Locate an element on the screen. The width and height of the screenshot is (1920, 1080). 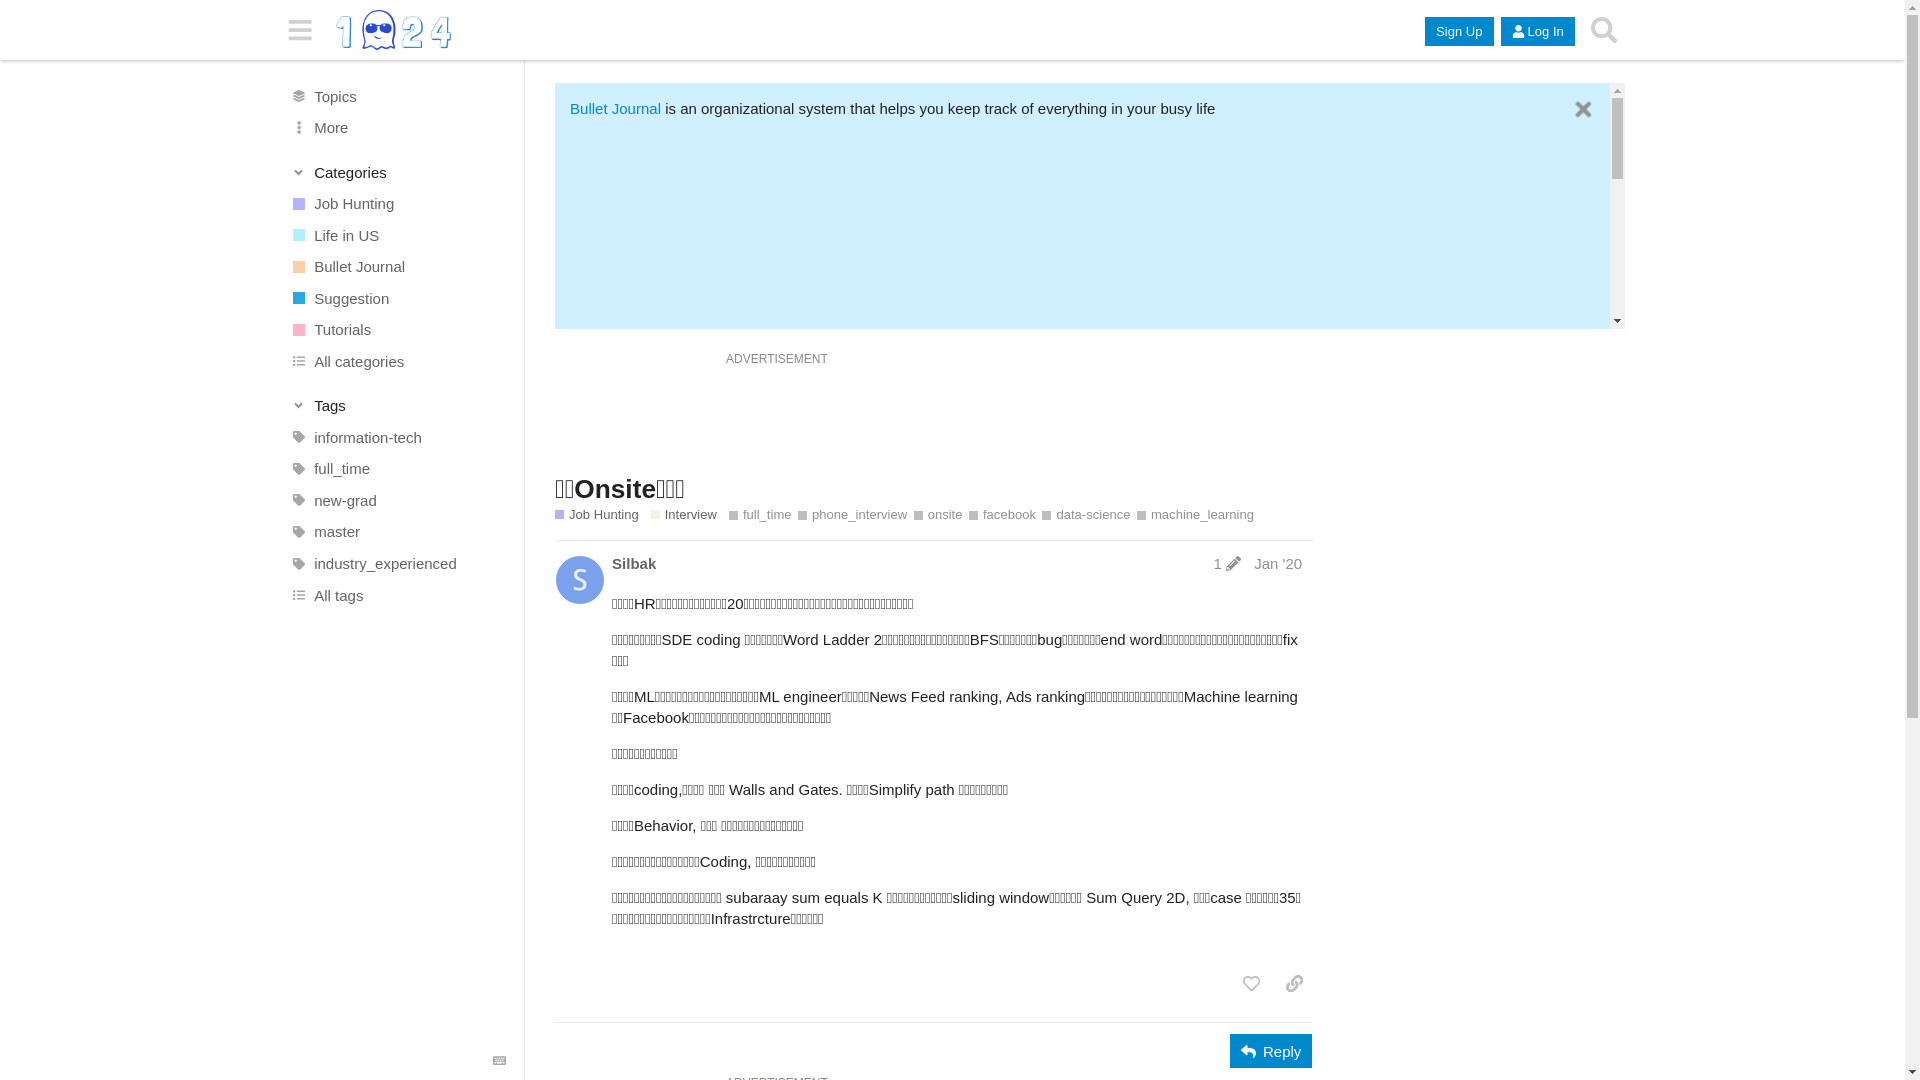
'Search' is located at coordinates (1603, 30).